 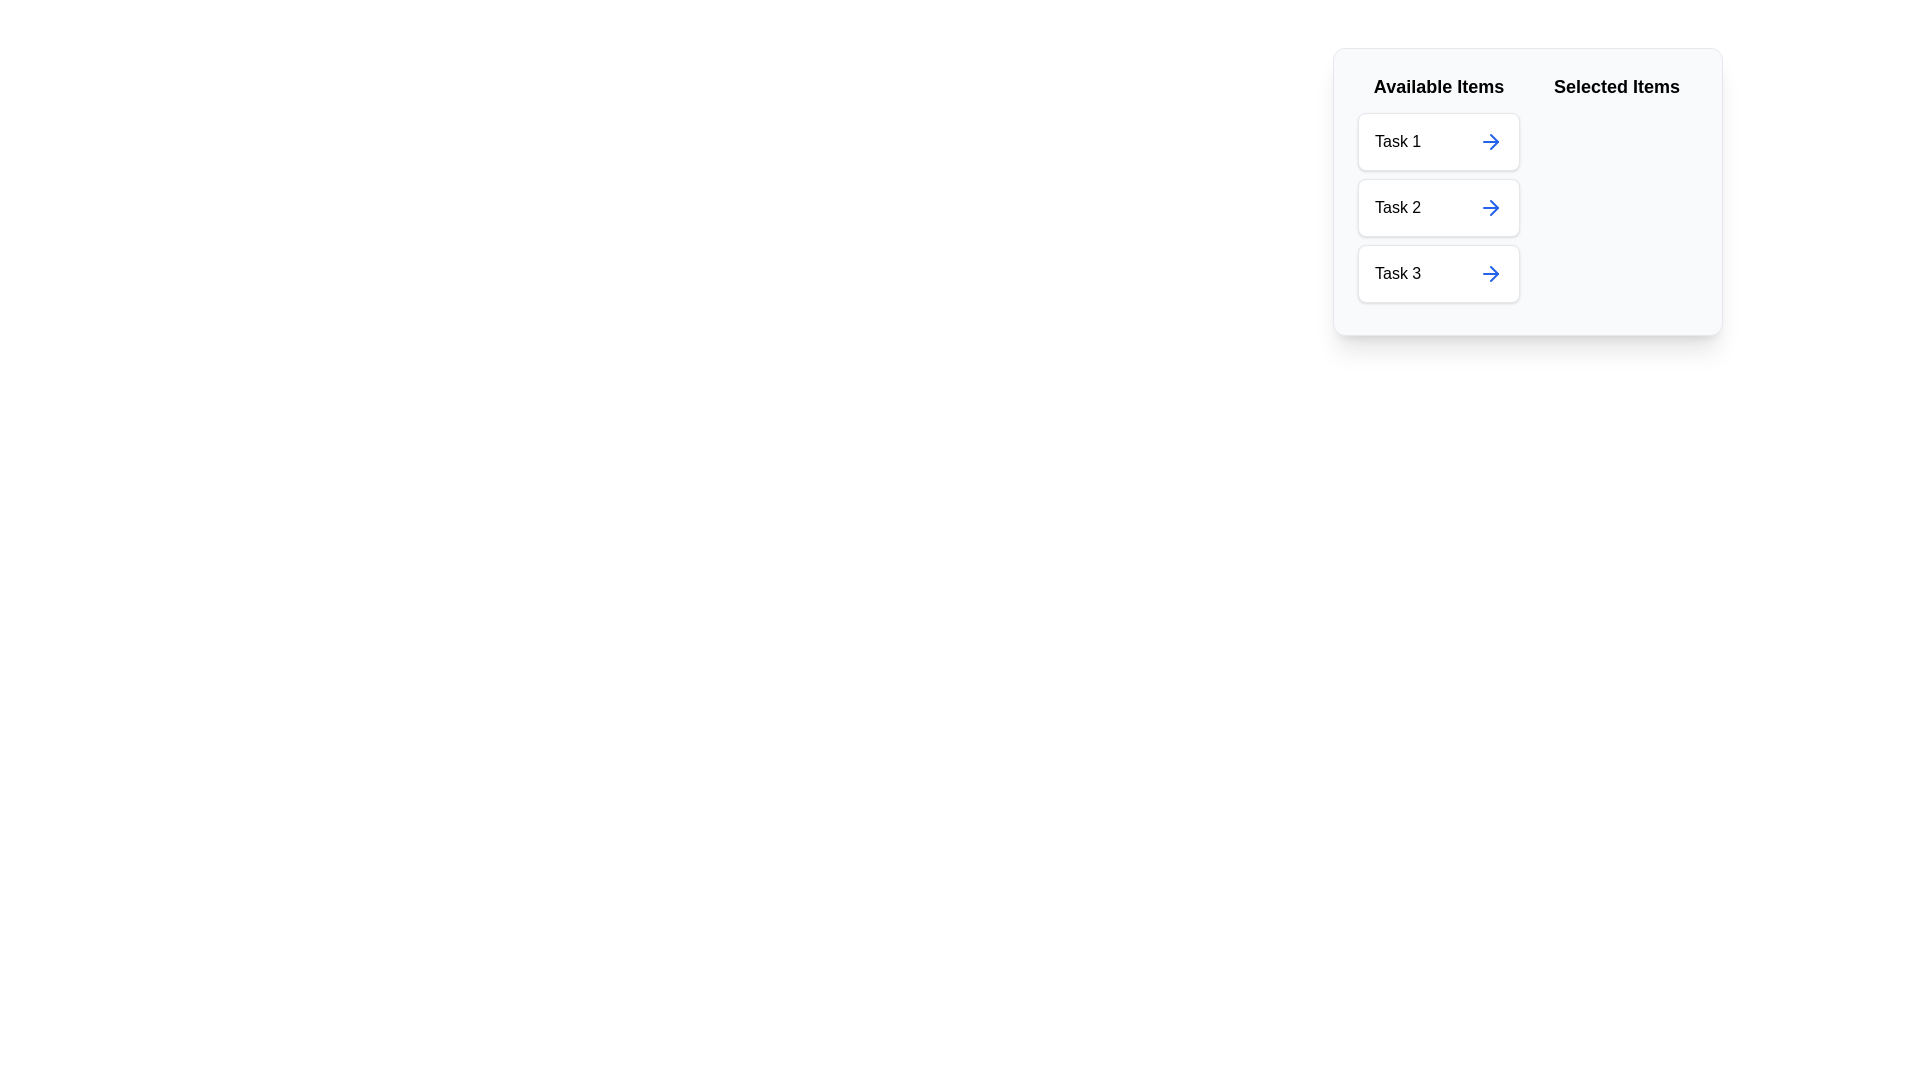 What do you see at coordinates (1438, 208) in the screenshot?
I see `the second task item in the 'Available Items' section` at bounding box center [1438, 208].